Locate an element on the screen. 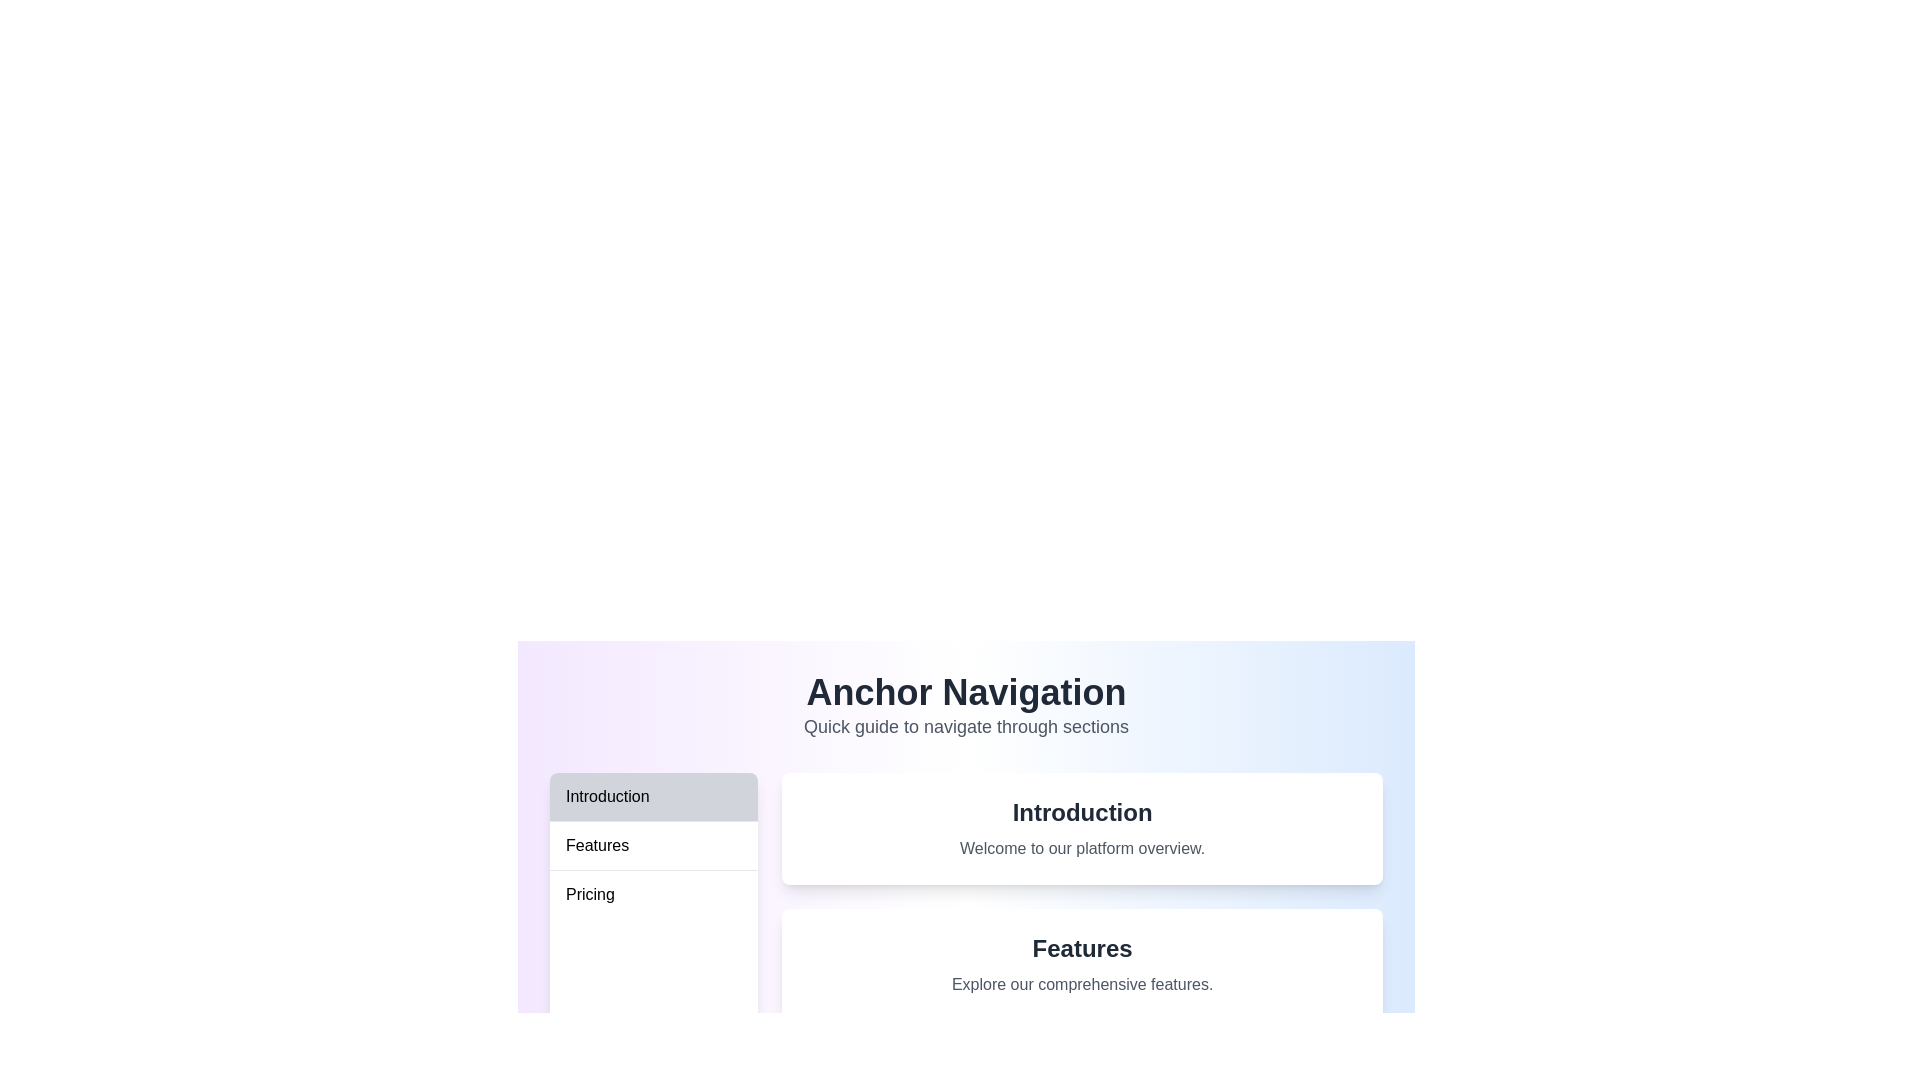 The image size is (1920, 1080). the navigation button is located at coordinates (966, 814).